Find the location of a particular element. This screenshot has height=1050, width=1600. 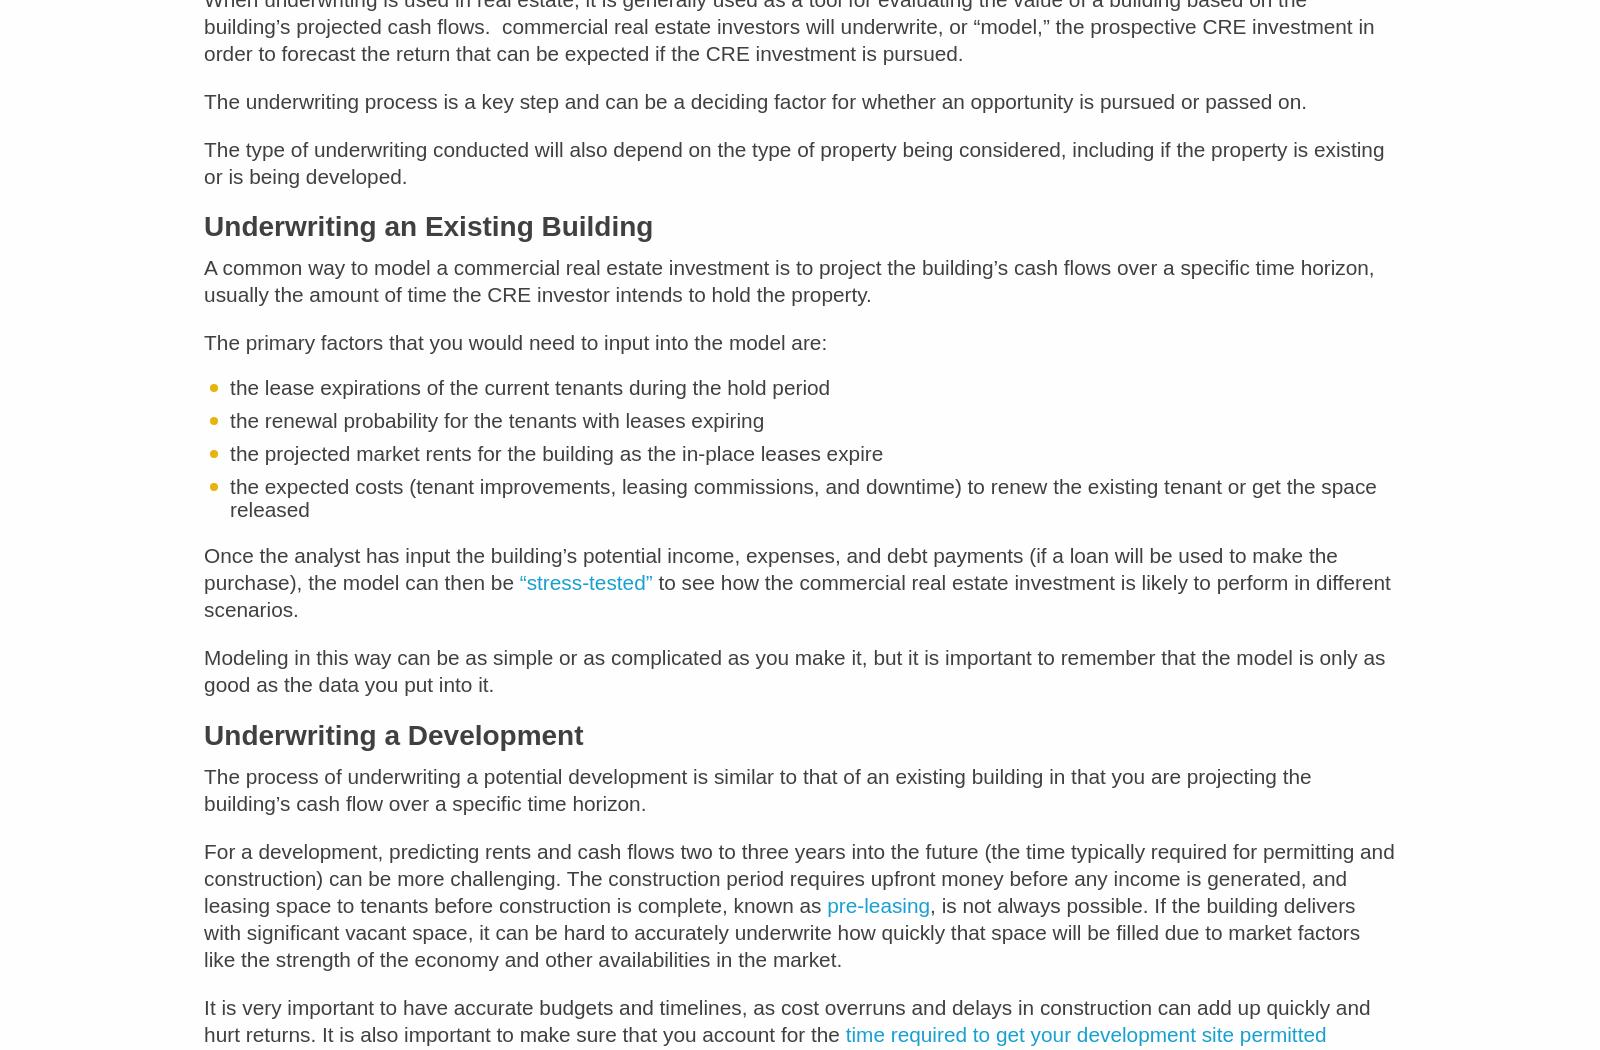

'When underwriting is used in real estate, it is generally used as a tool for evaluating the value of a building based on the building’s projected cash flows.  commercial real estate investors will underwrite, or “model,” the prospective CRE investment in order to forecast the return that can be expected if the CRE investment is pursued.' is located at coordinates (788, 39).